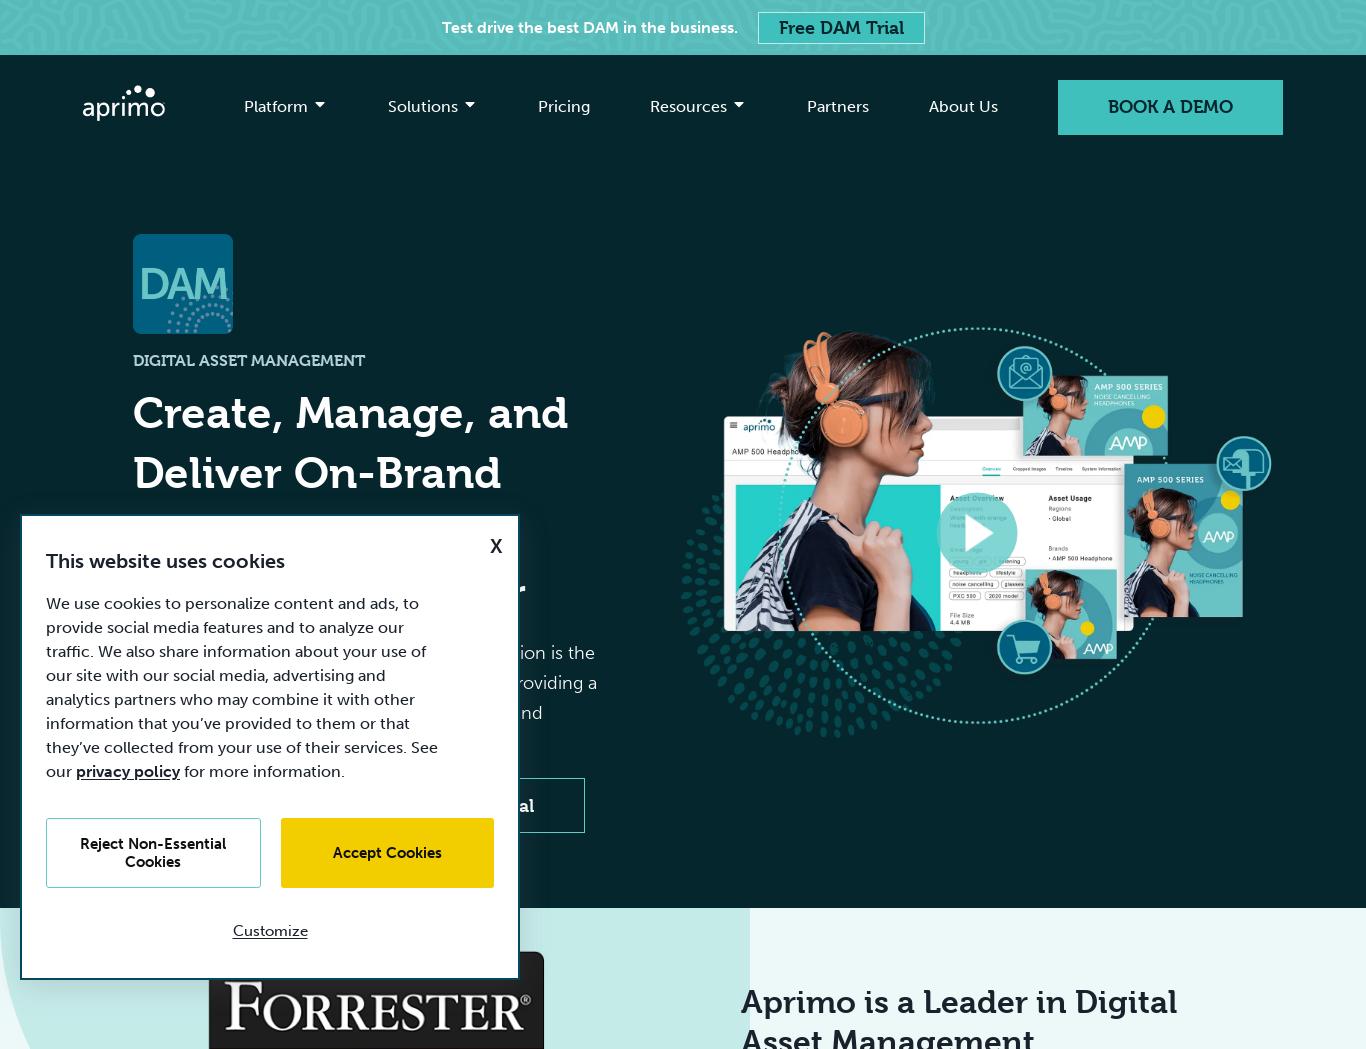 This screenshot has height=1049, width=1366. What do you see at coordinates (284, 260) in the screenshot?
I see `'Financial Services'` at bounding box center [284, 260].